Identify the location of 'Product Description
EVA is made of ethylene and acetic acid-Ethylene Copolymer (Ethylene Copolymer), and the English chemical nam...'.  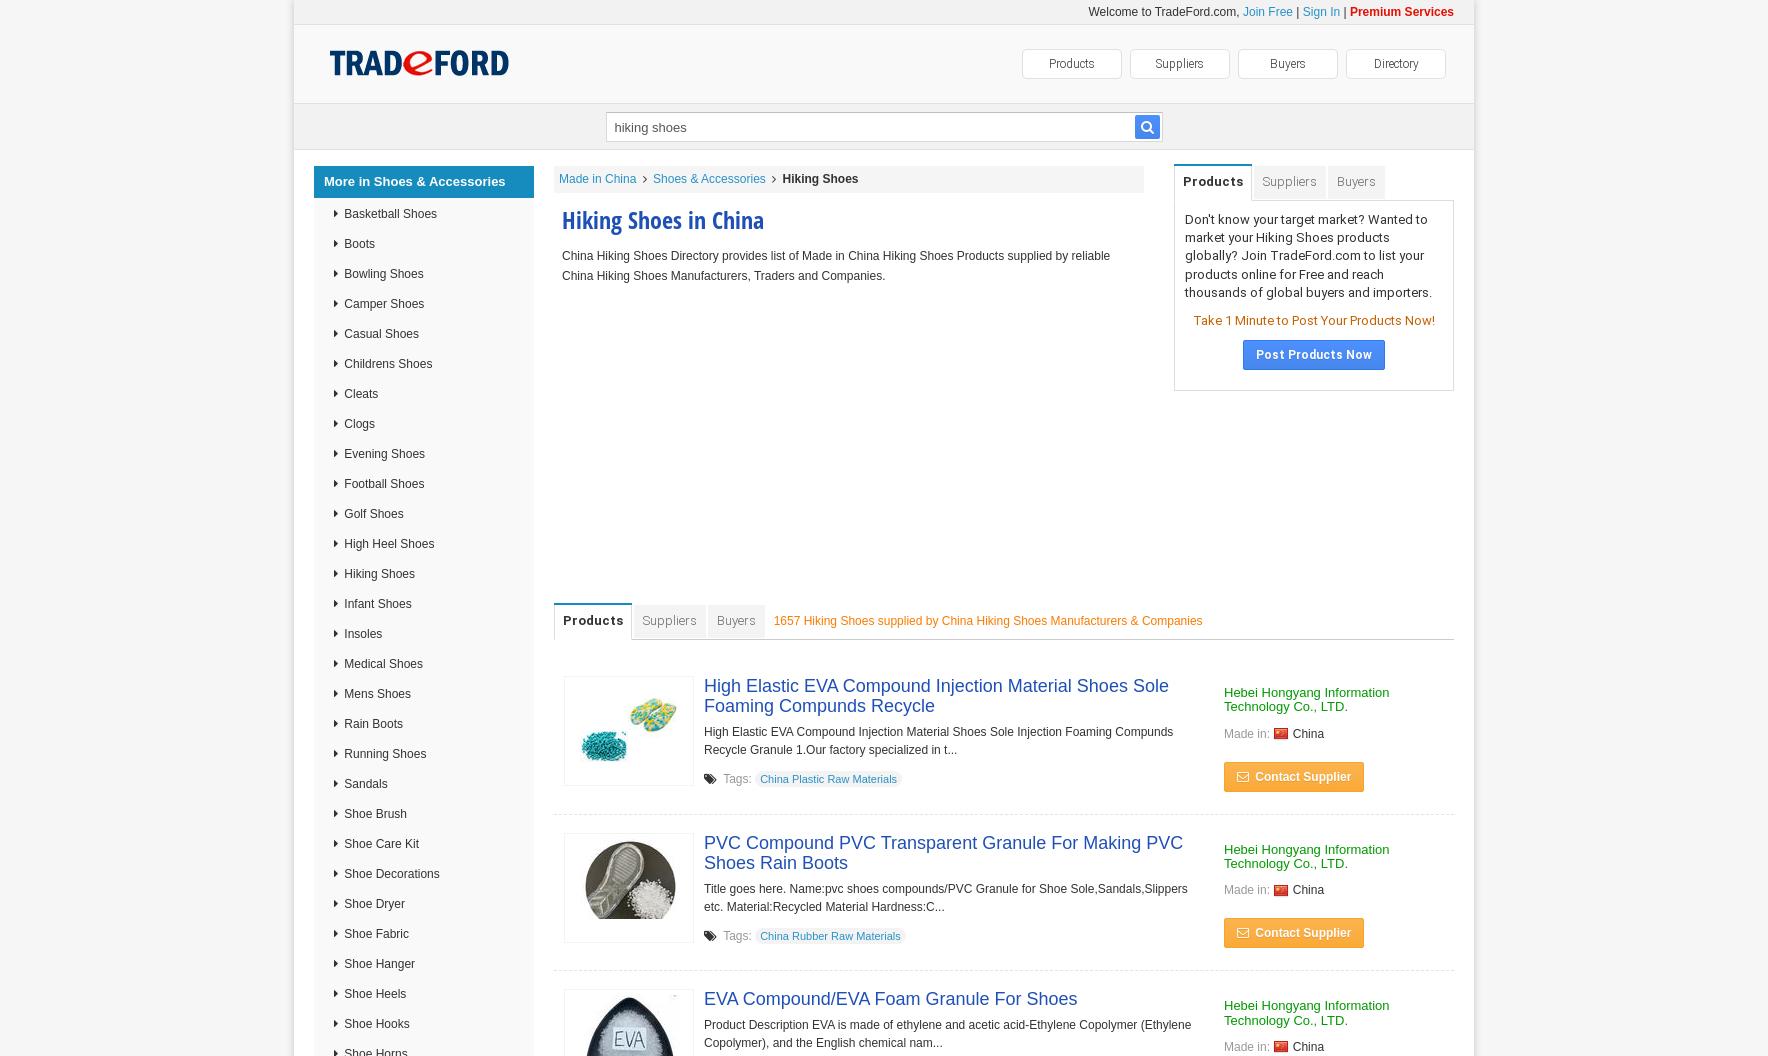
(946, 1033).